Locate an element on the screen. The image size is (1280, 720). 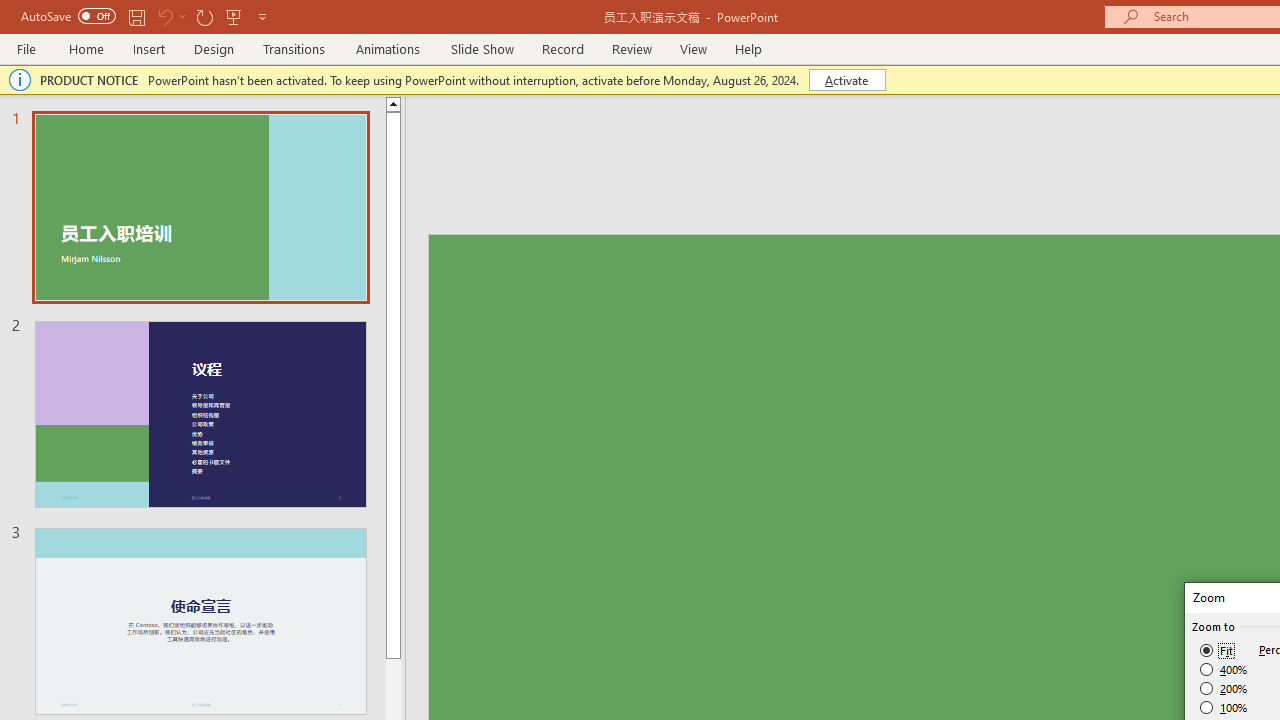
'From Beginning' is located at coordinates (234, 16).